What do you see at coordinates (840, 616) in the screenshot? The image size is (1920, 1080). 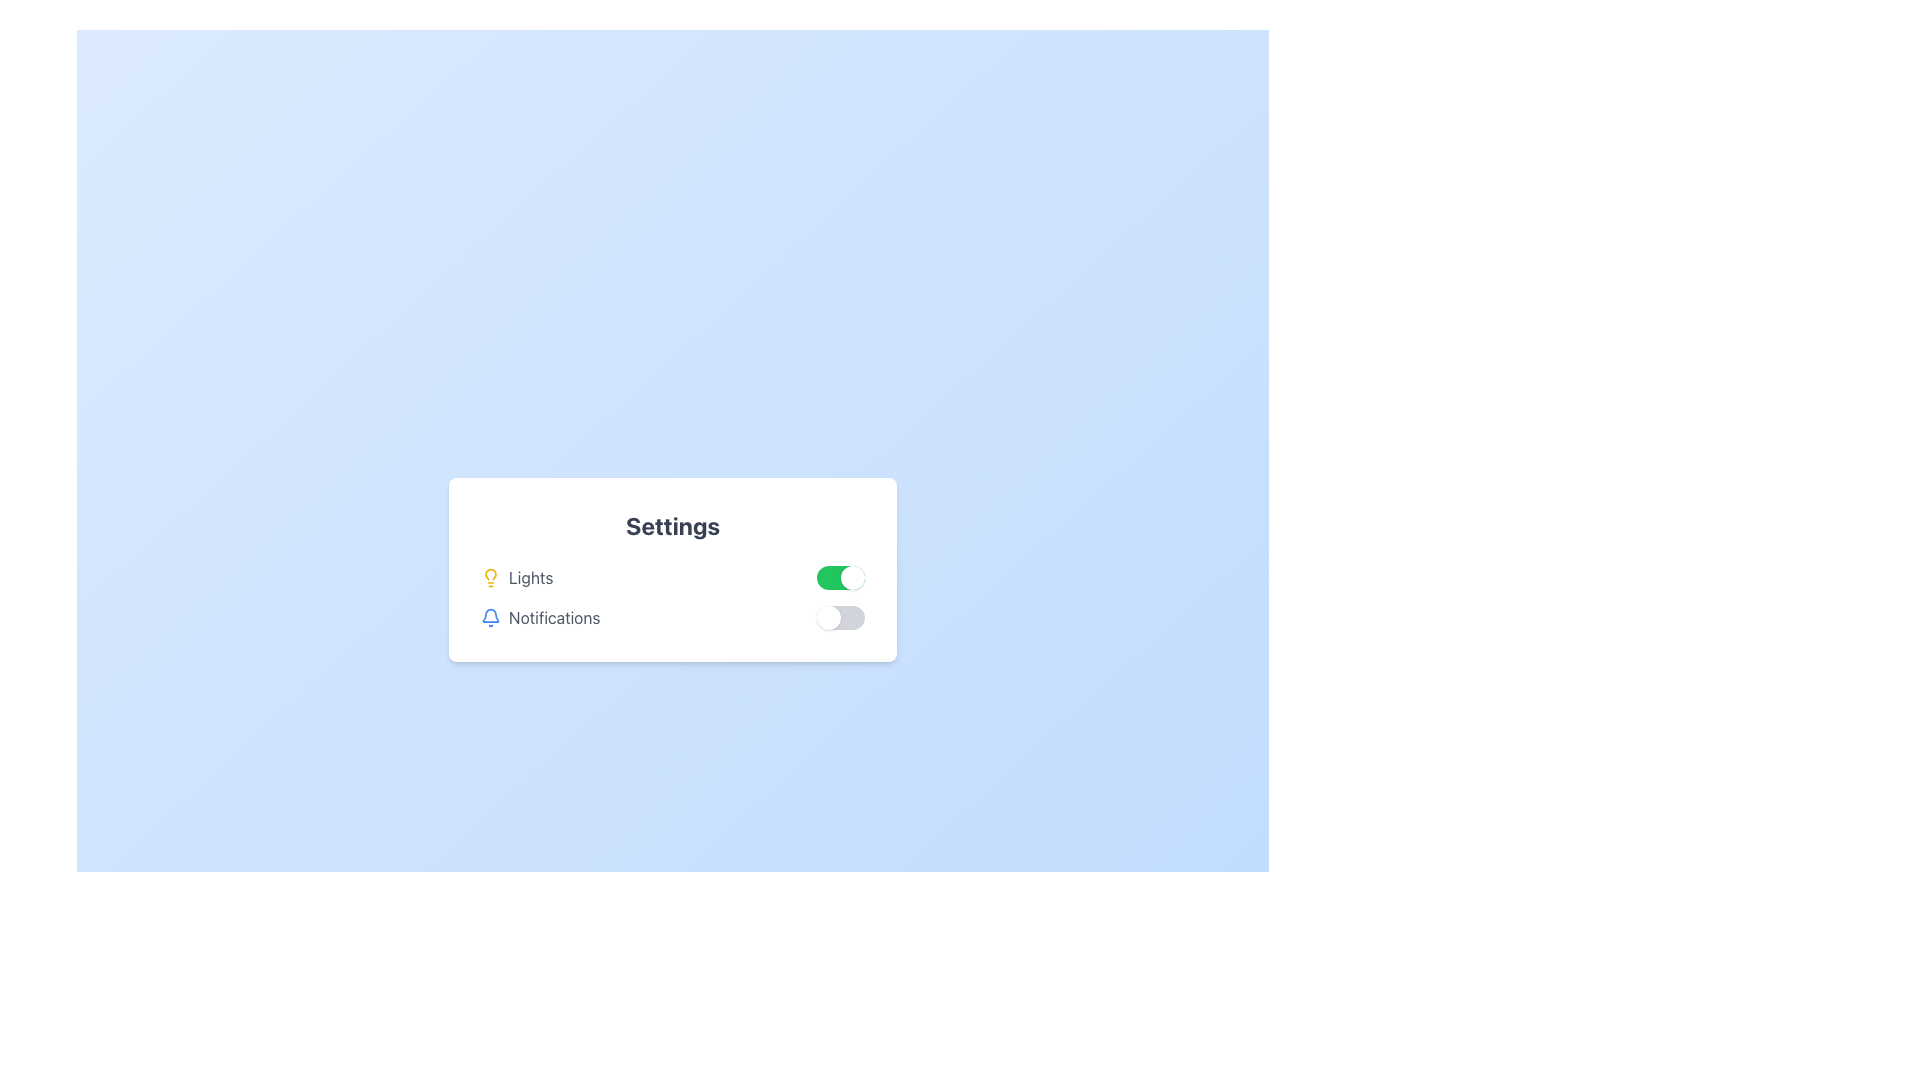 I see `the toggle switch located in the bottom section of the settings panel` at bounding box center [840, 616].